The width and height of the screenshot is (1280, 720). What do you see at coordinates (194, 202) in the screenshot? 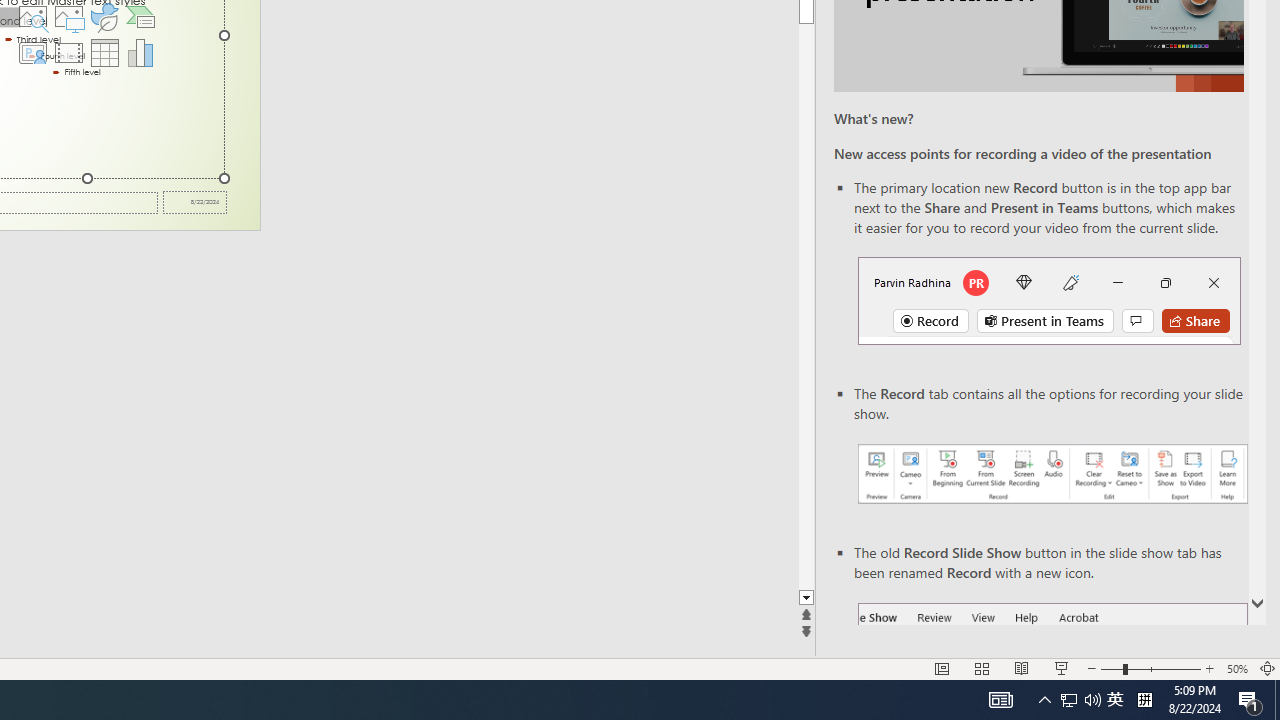
I see `'Date'` at bounding box center [194, 202].